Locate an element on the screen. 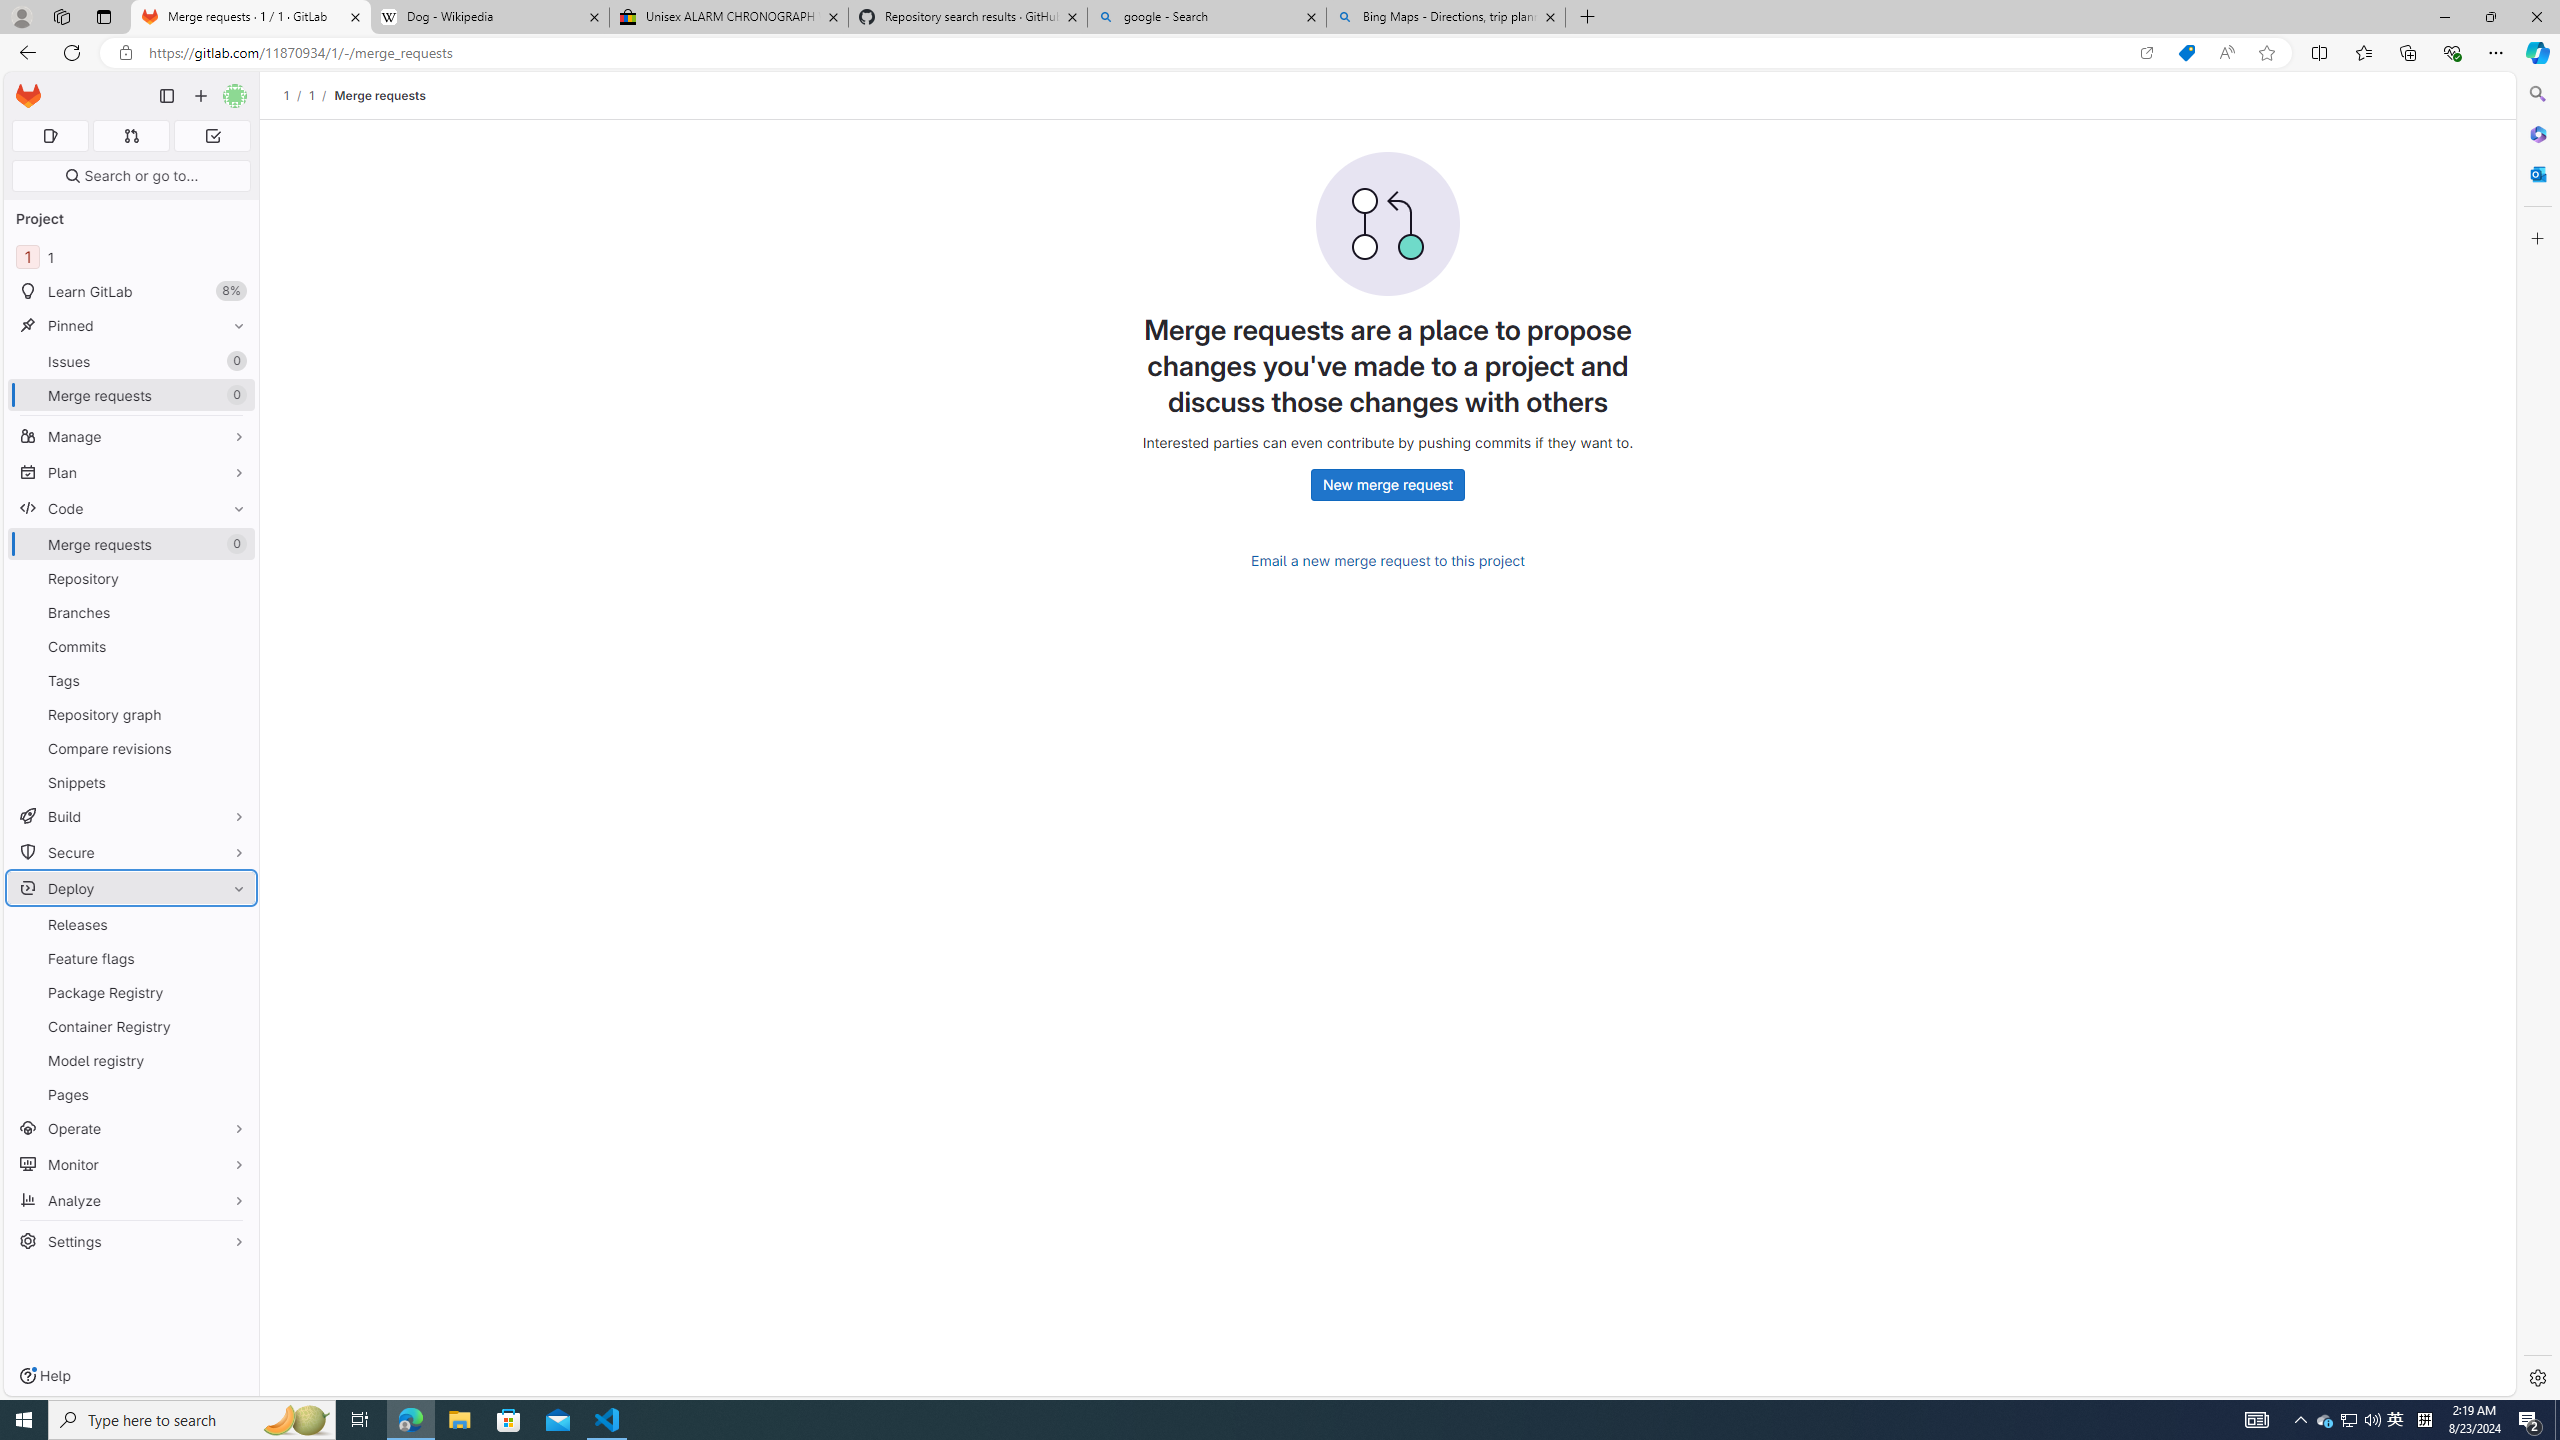 The height and width of the screenshot is (1440, 2560). 'Deploy' is located at coordinates (130, 888).